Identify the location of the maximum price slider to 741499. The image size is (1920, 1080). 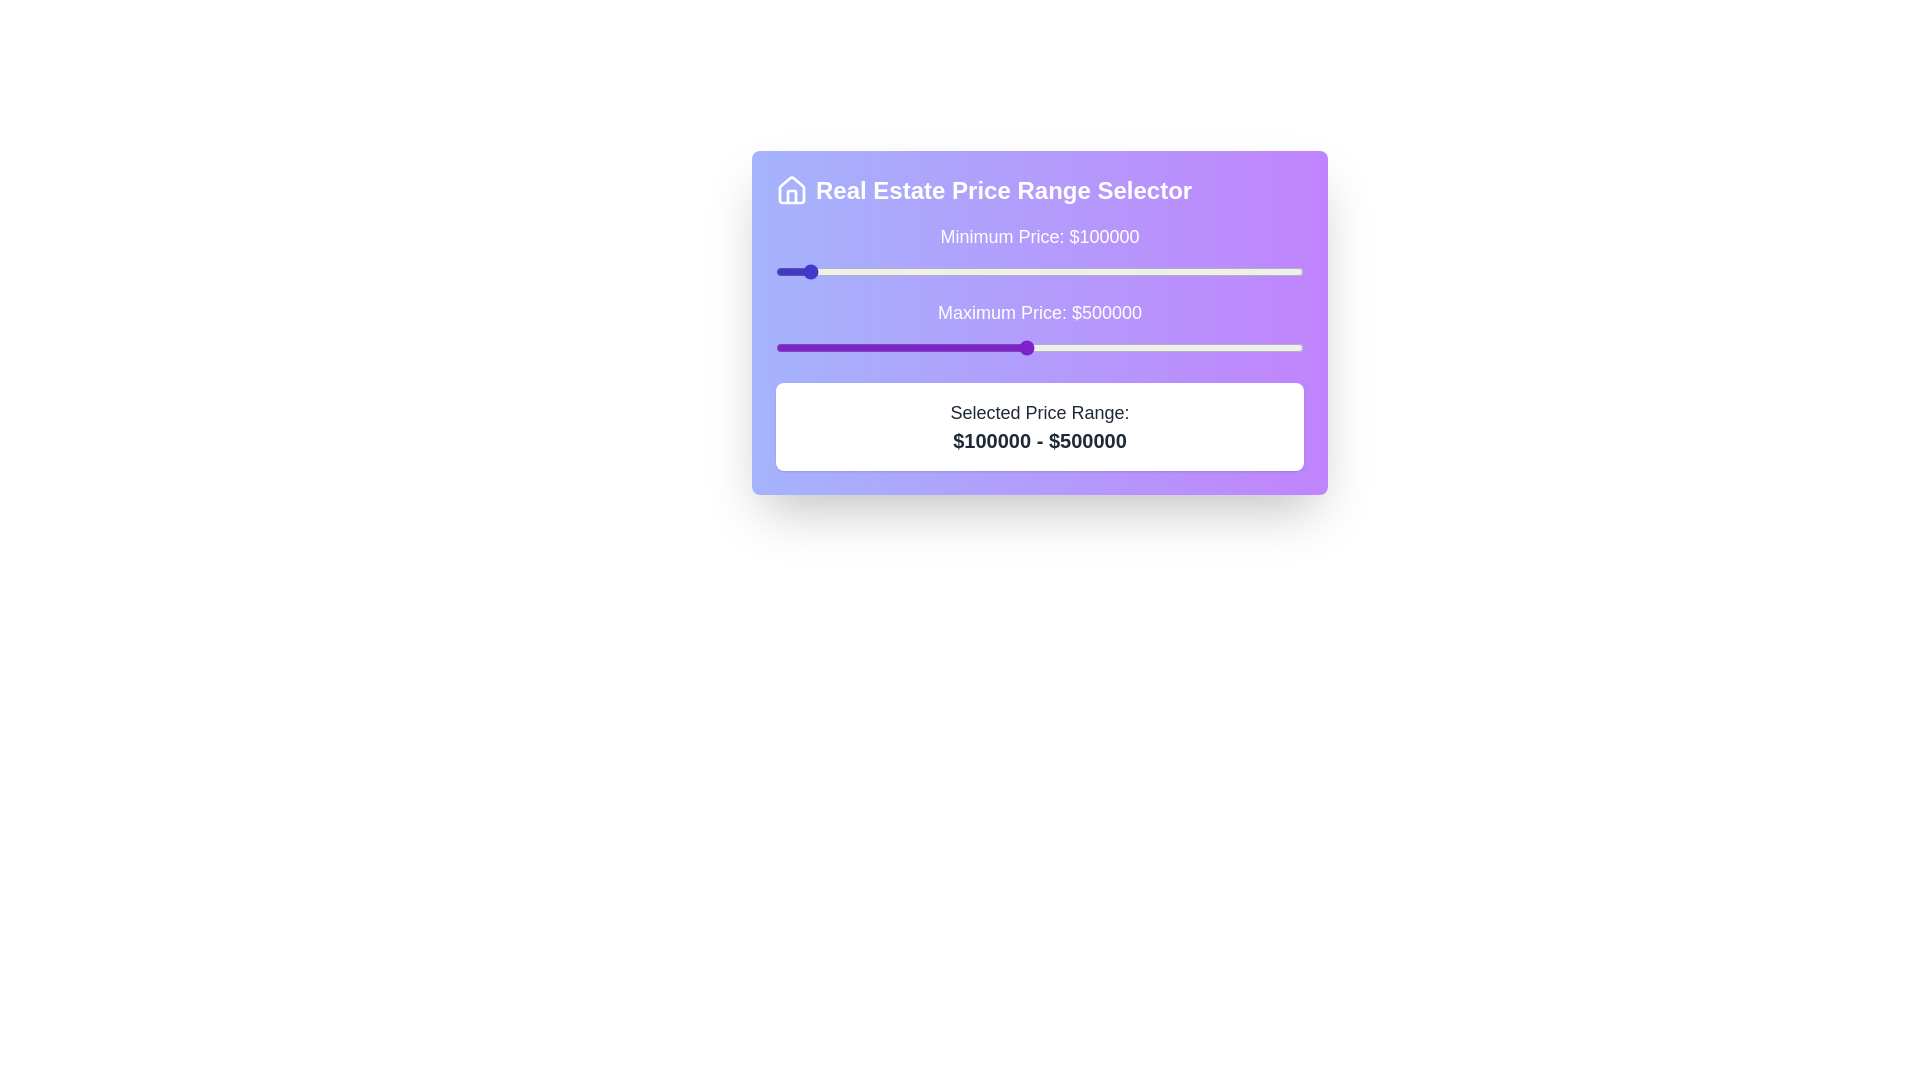
(1160, 346).